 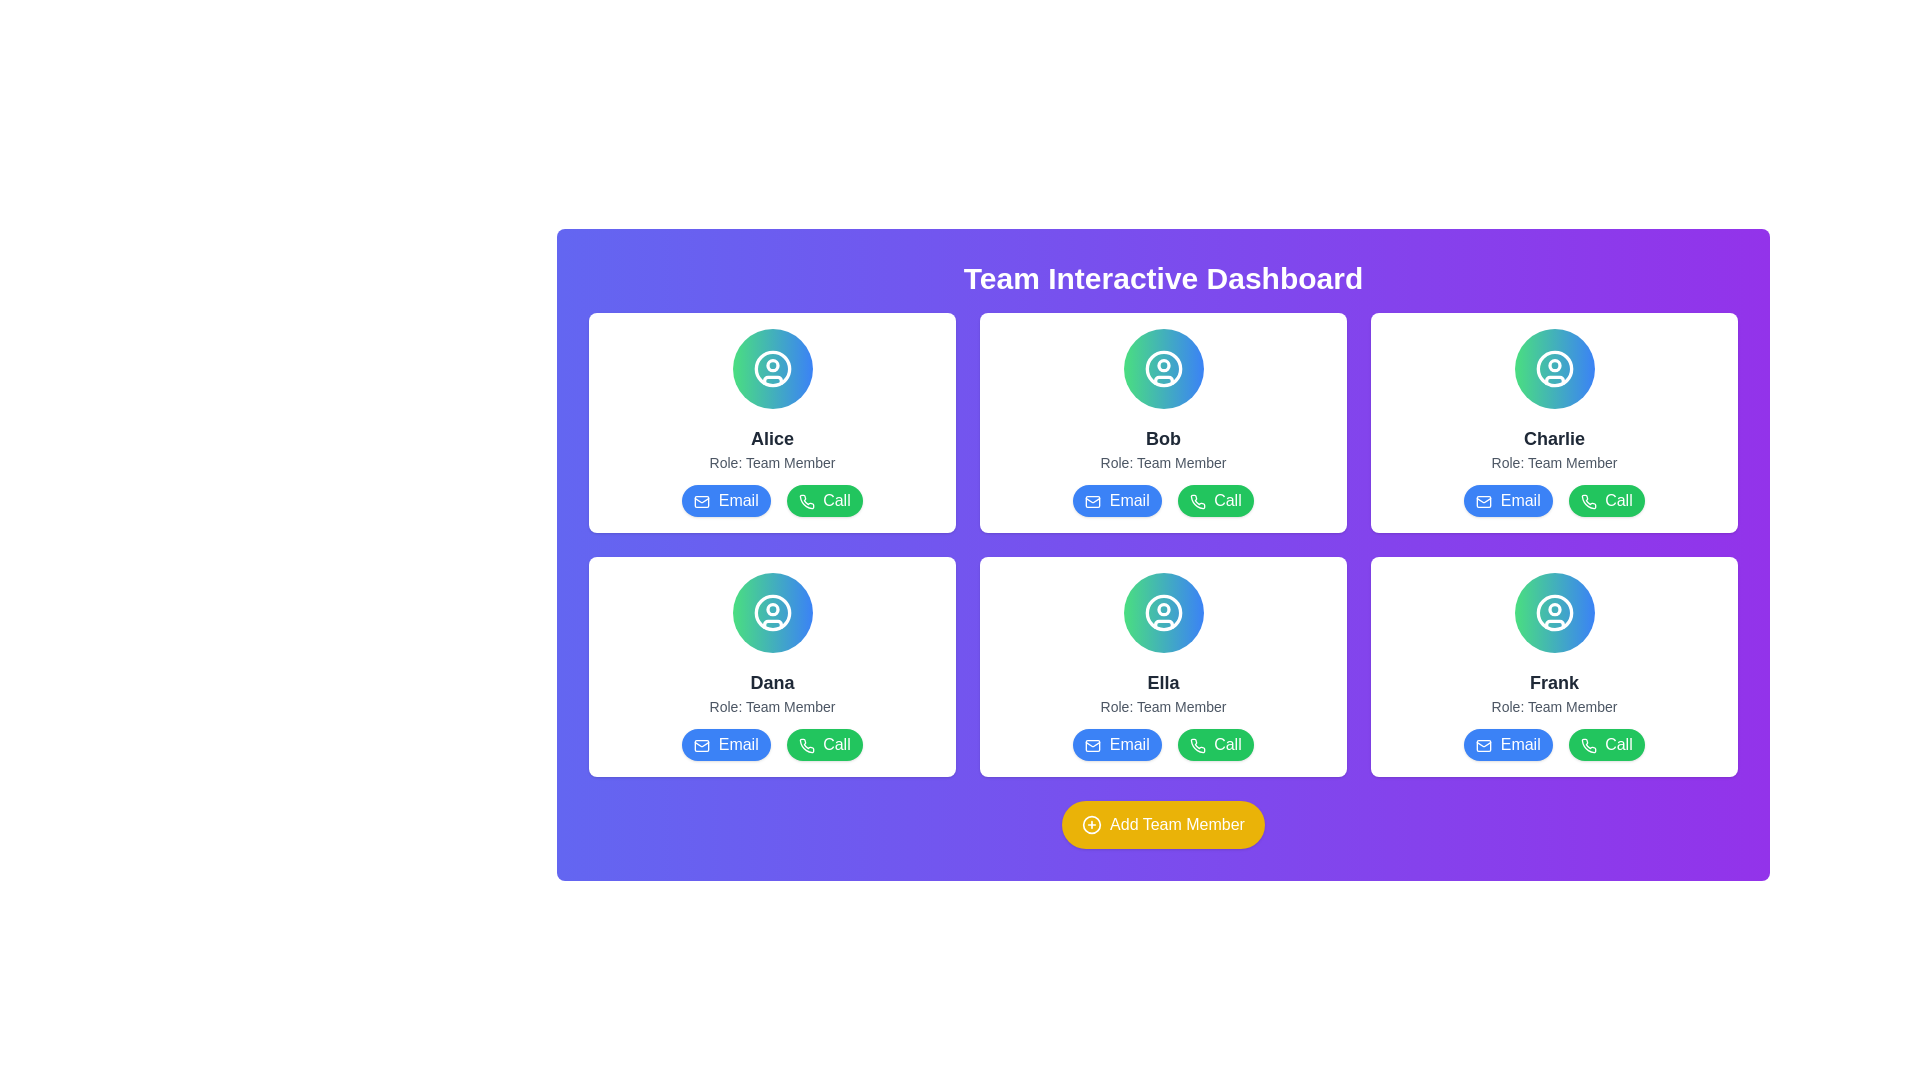 I want to click on the email communication button for user 'Frank' located at the bottom-right corner of their profile card, so click(x=1508, y=744).